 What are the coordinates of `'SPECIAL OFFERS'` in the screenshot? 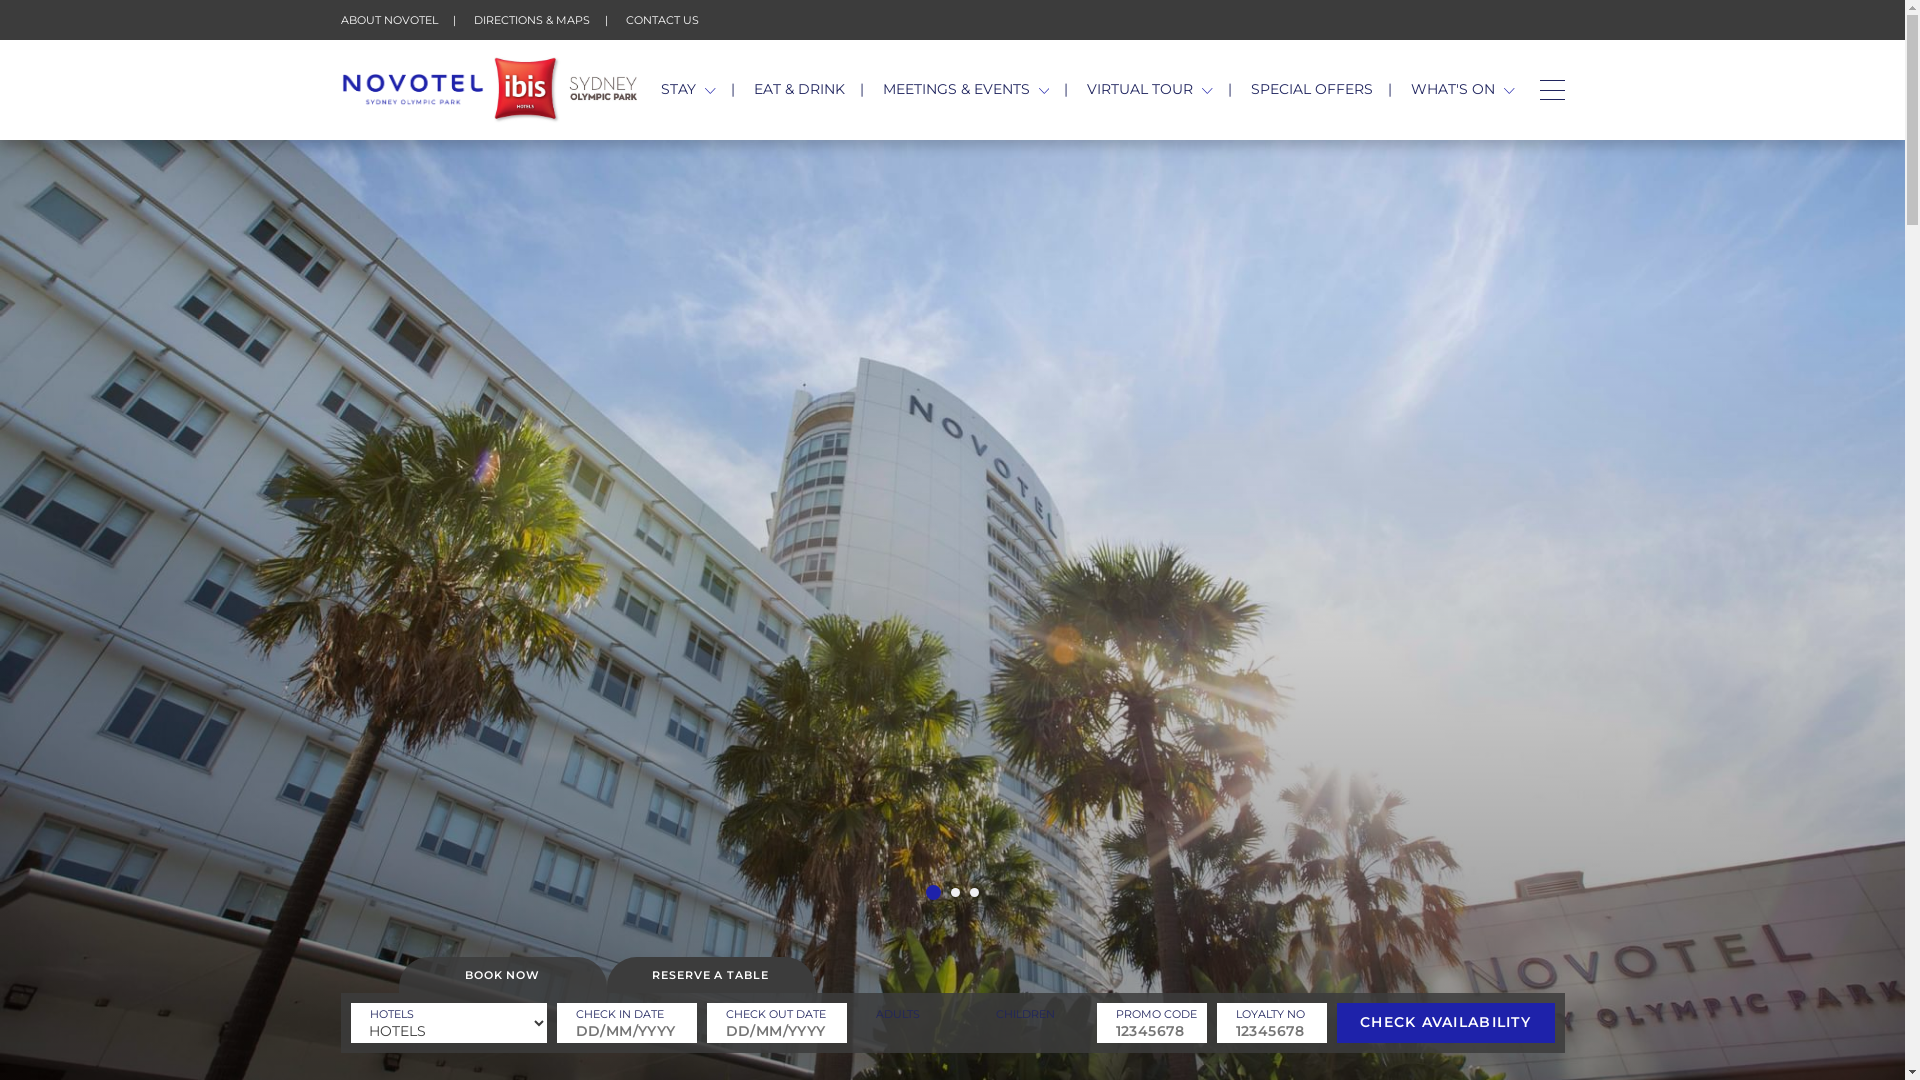 It's located at (1311, 88).